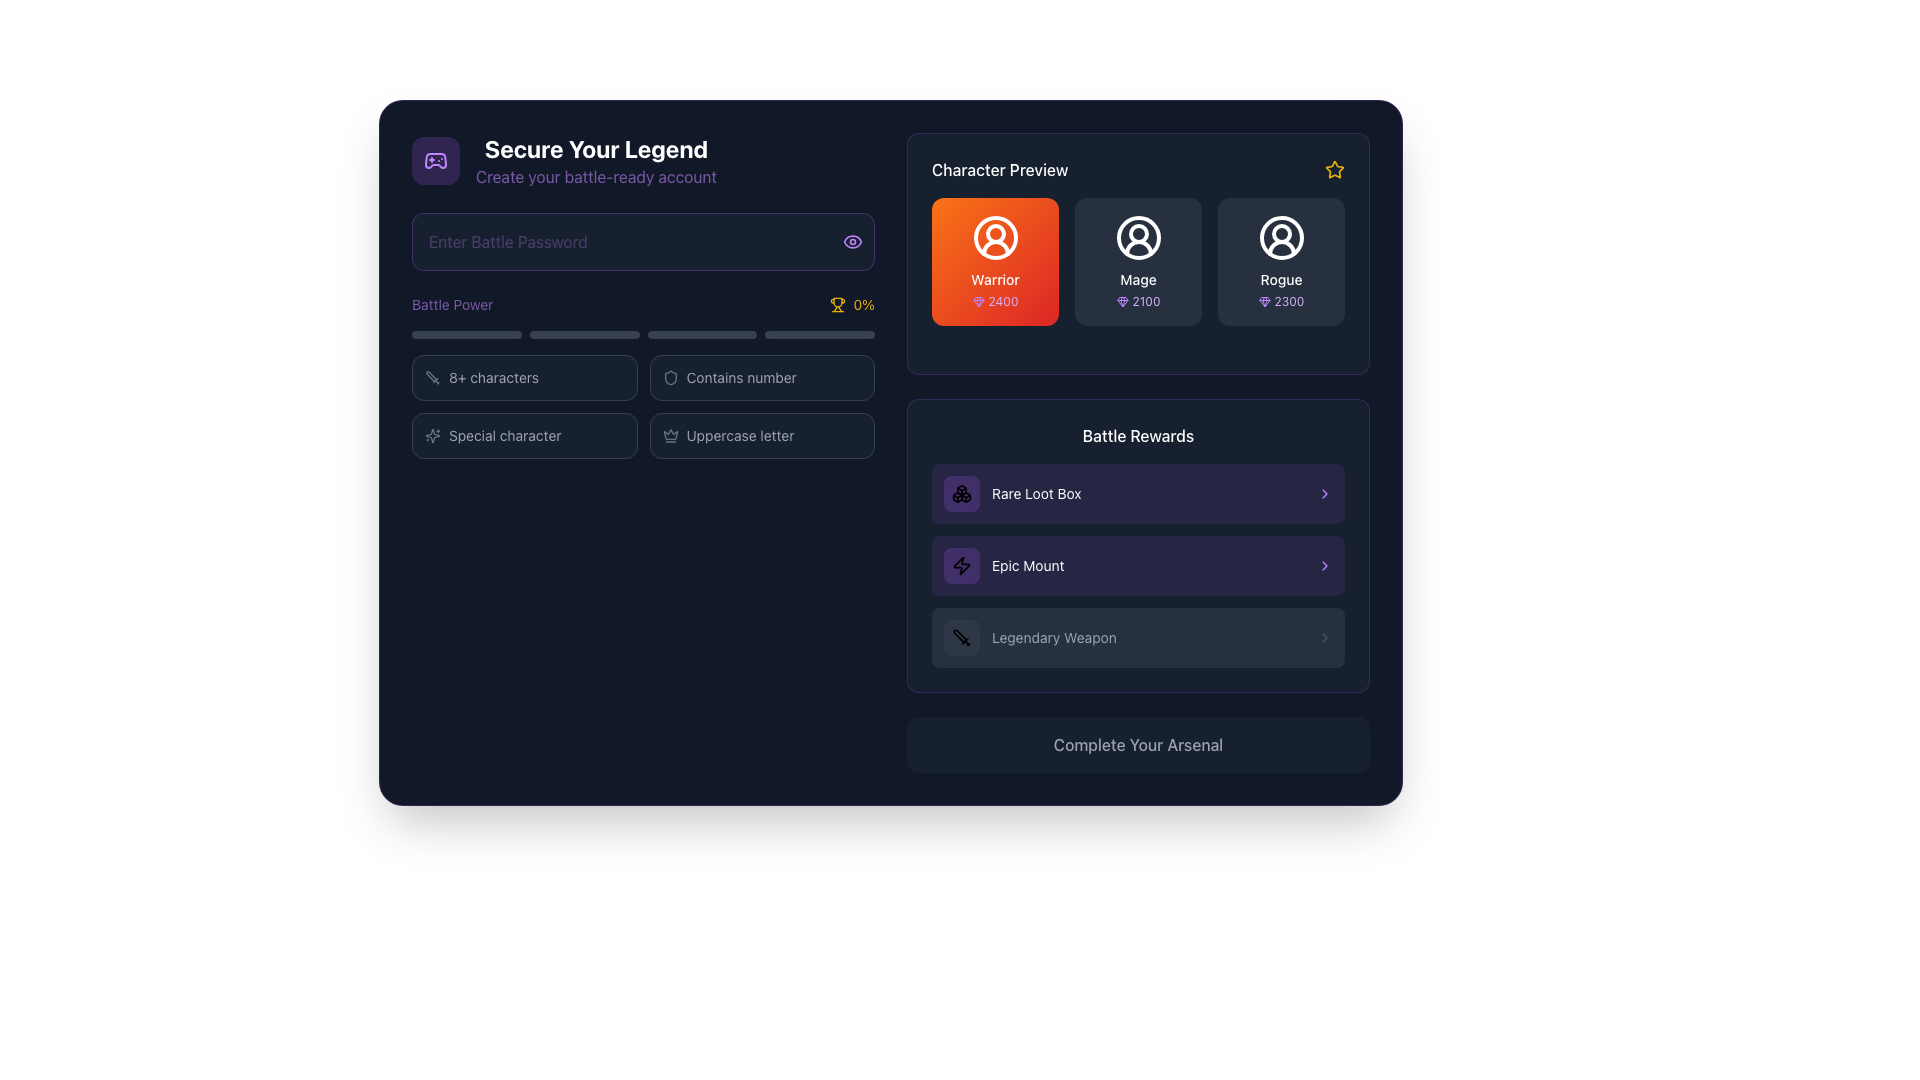  I want to click on the purple rightward-pointing chevron icon used for navigation located at the far right of the 'Epic Mount' row in the 'Battle Rewards' section, so click(1324, 566).